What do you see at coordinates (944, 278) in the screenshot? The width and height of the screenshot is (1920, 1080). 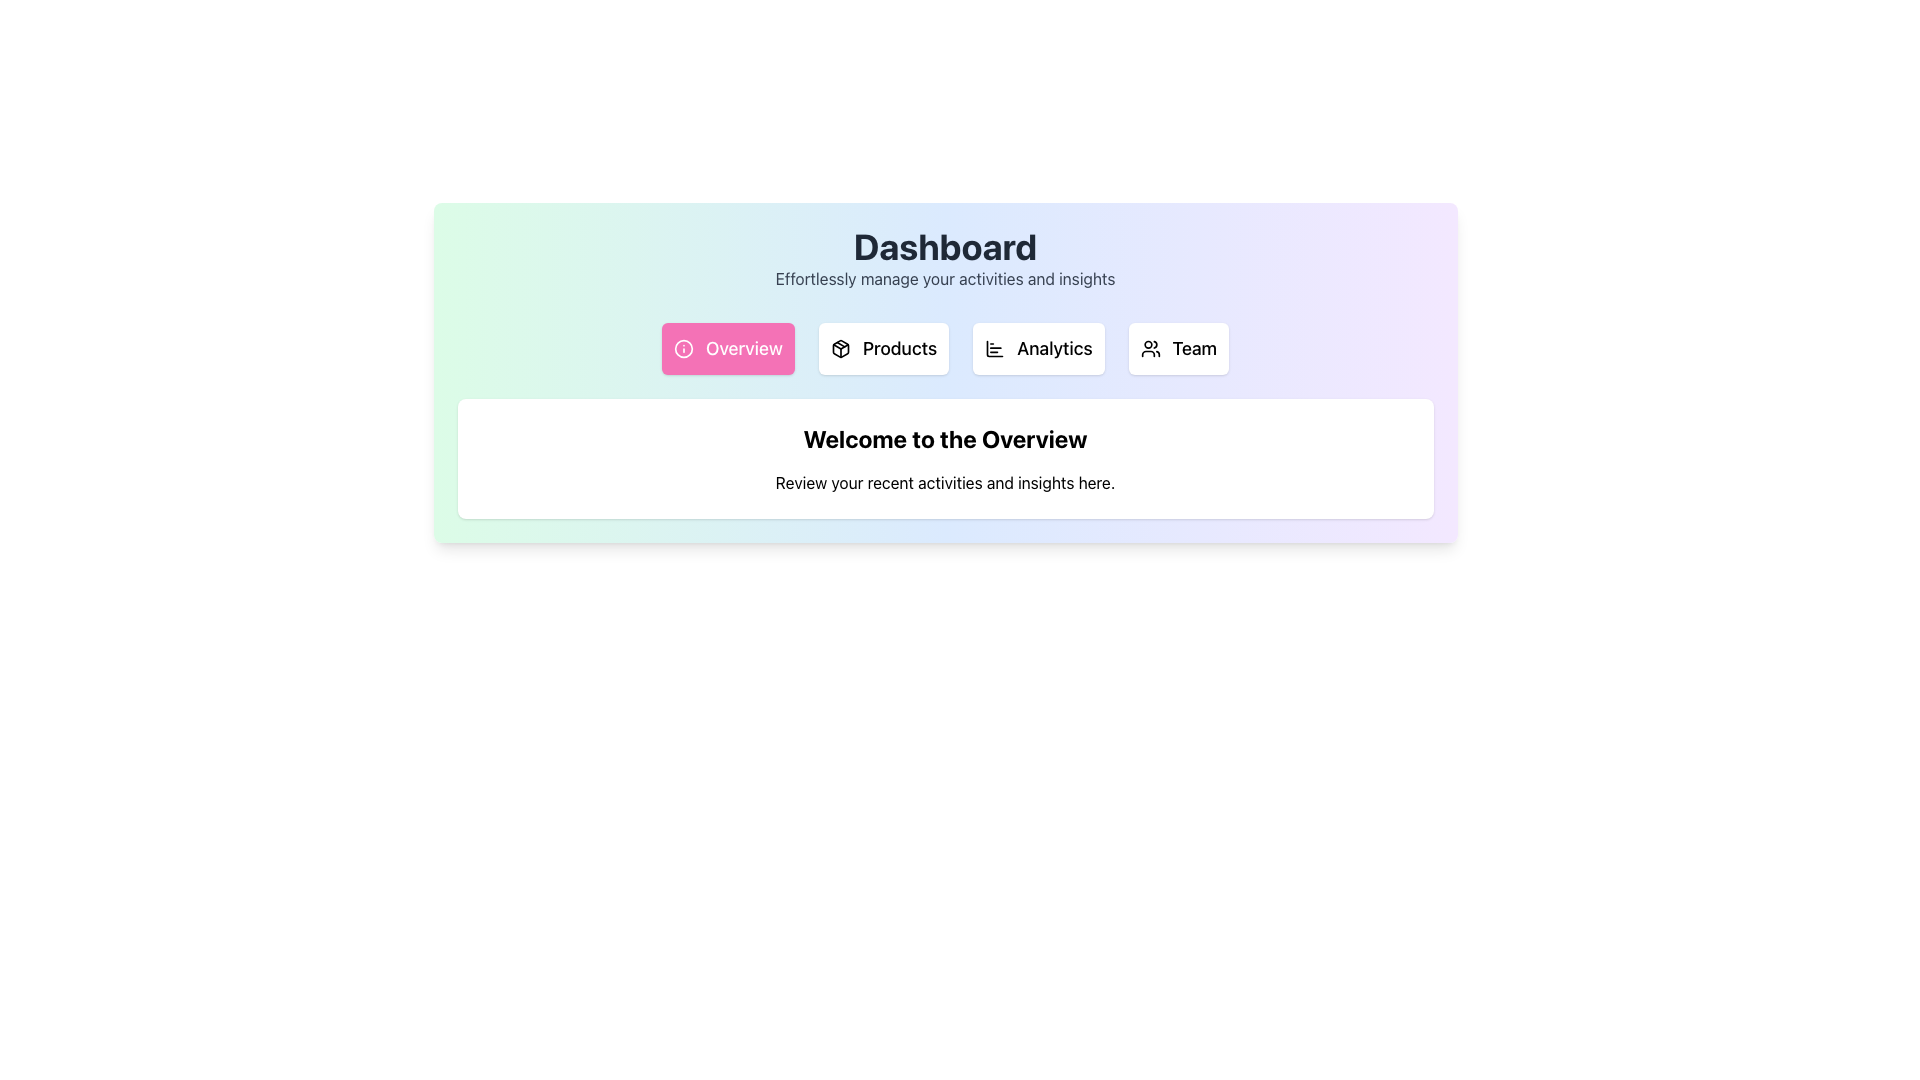 I see `the text label displaying 'Effortlessly manage your activities and insights', which is styled in medium gray (#707070) and positioned below the 'Dashboard' header` at bounding box center [944, 278].